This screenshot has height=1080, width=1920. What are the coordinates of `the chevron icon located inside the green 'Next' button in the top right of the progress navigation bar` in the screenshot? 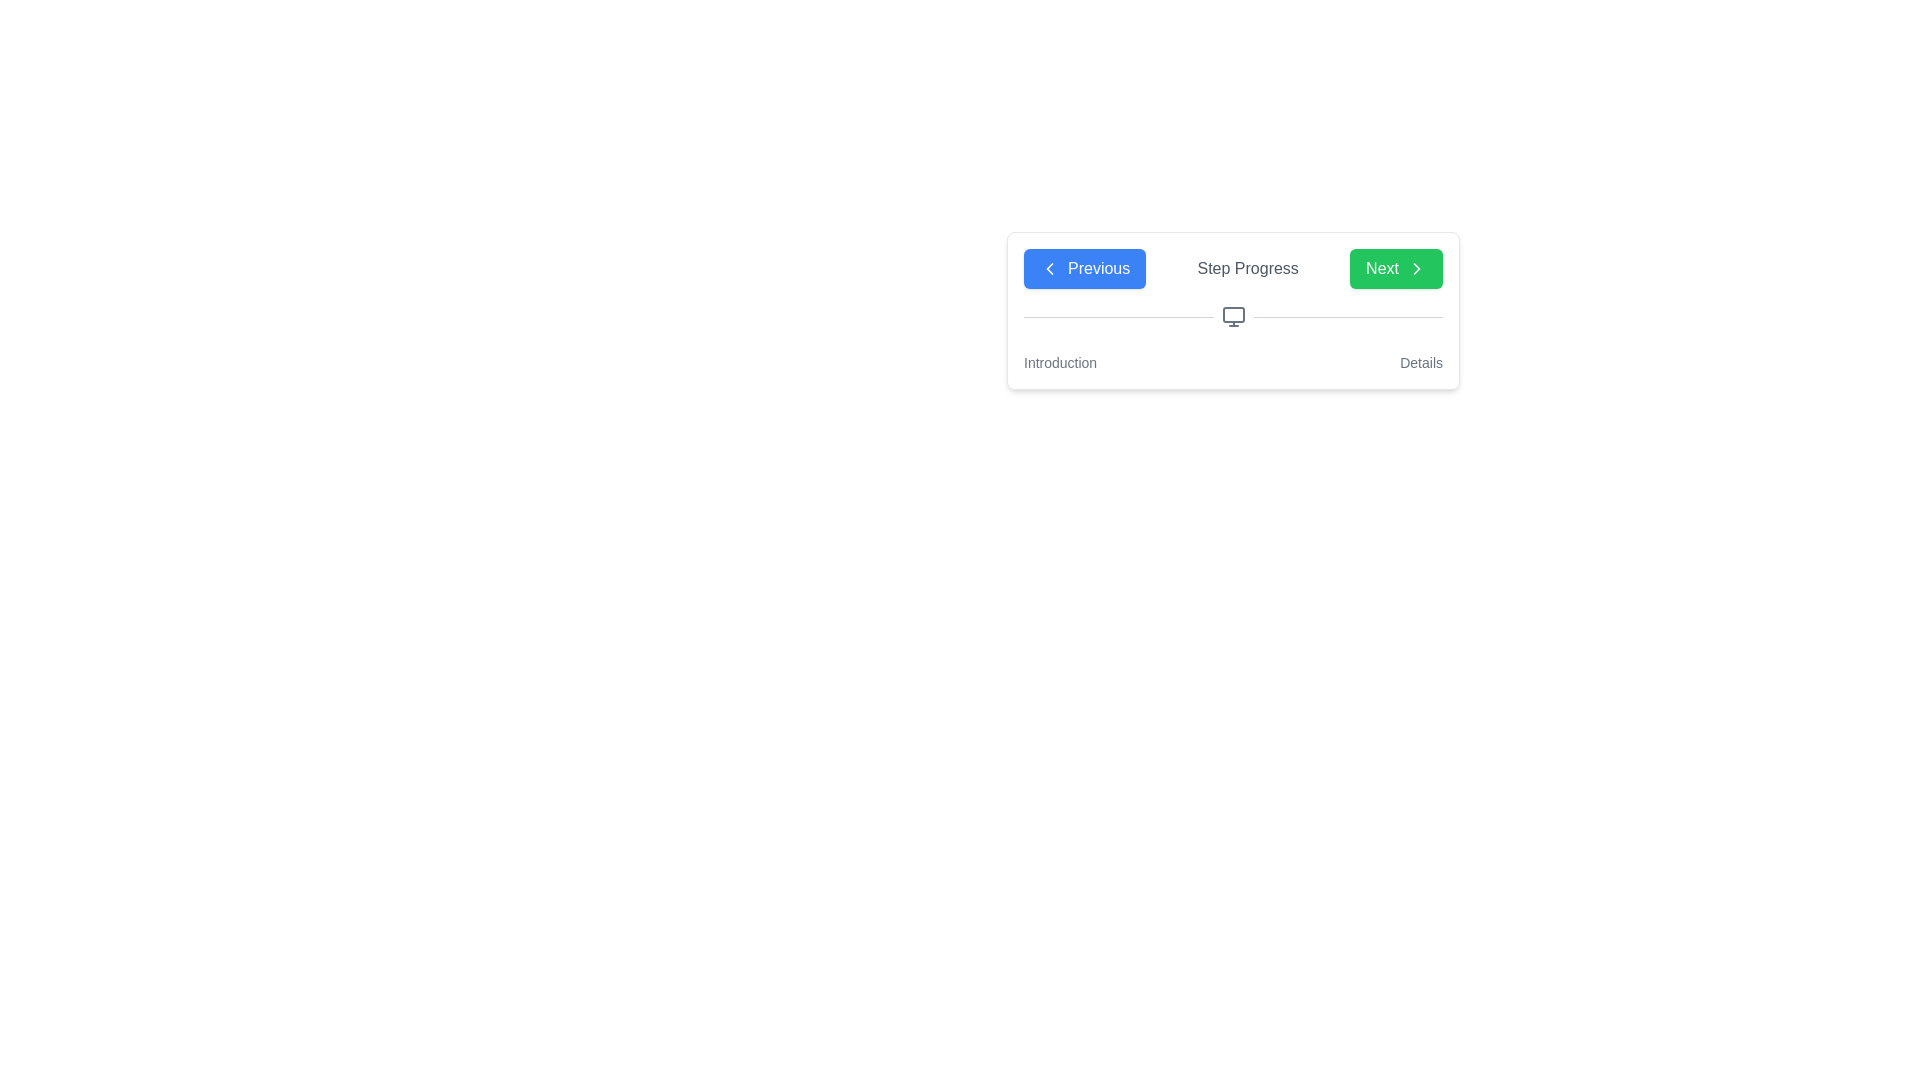 It's located at (1415, 268).